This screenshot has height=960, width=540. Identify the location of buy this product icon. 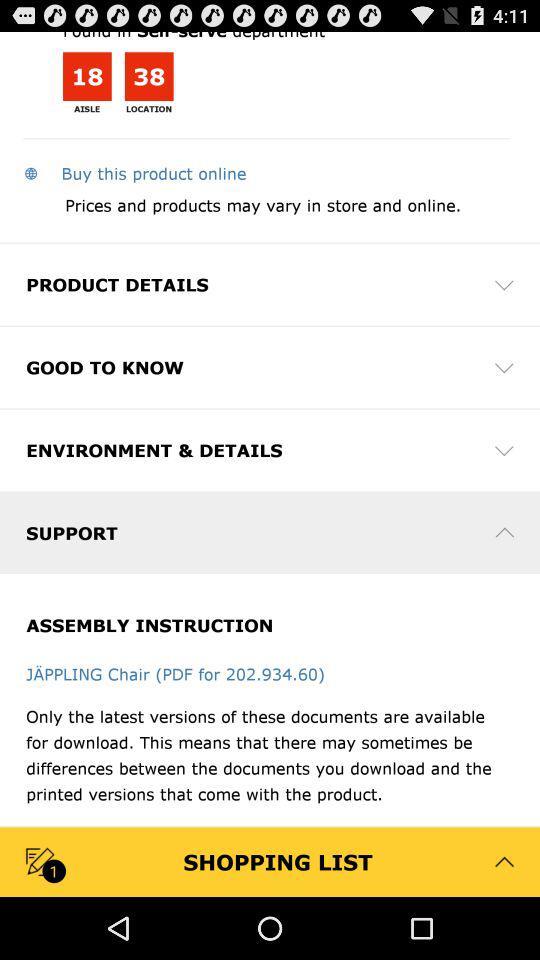
(134, 172).